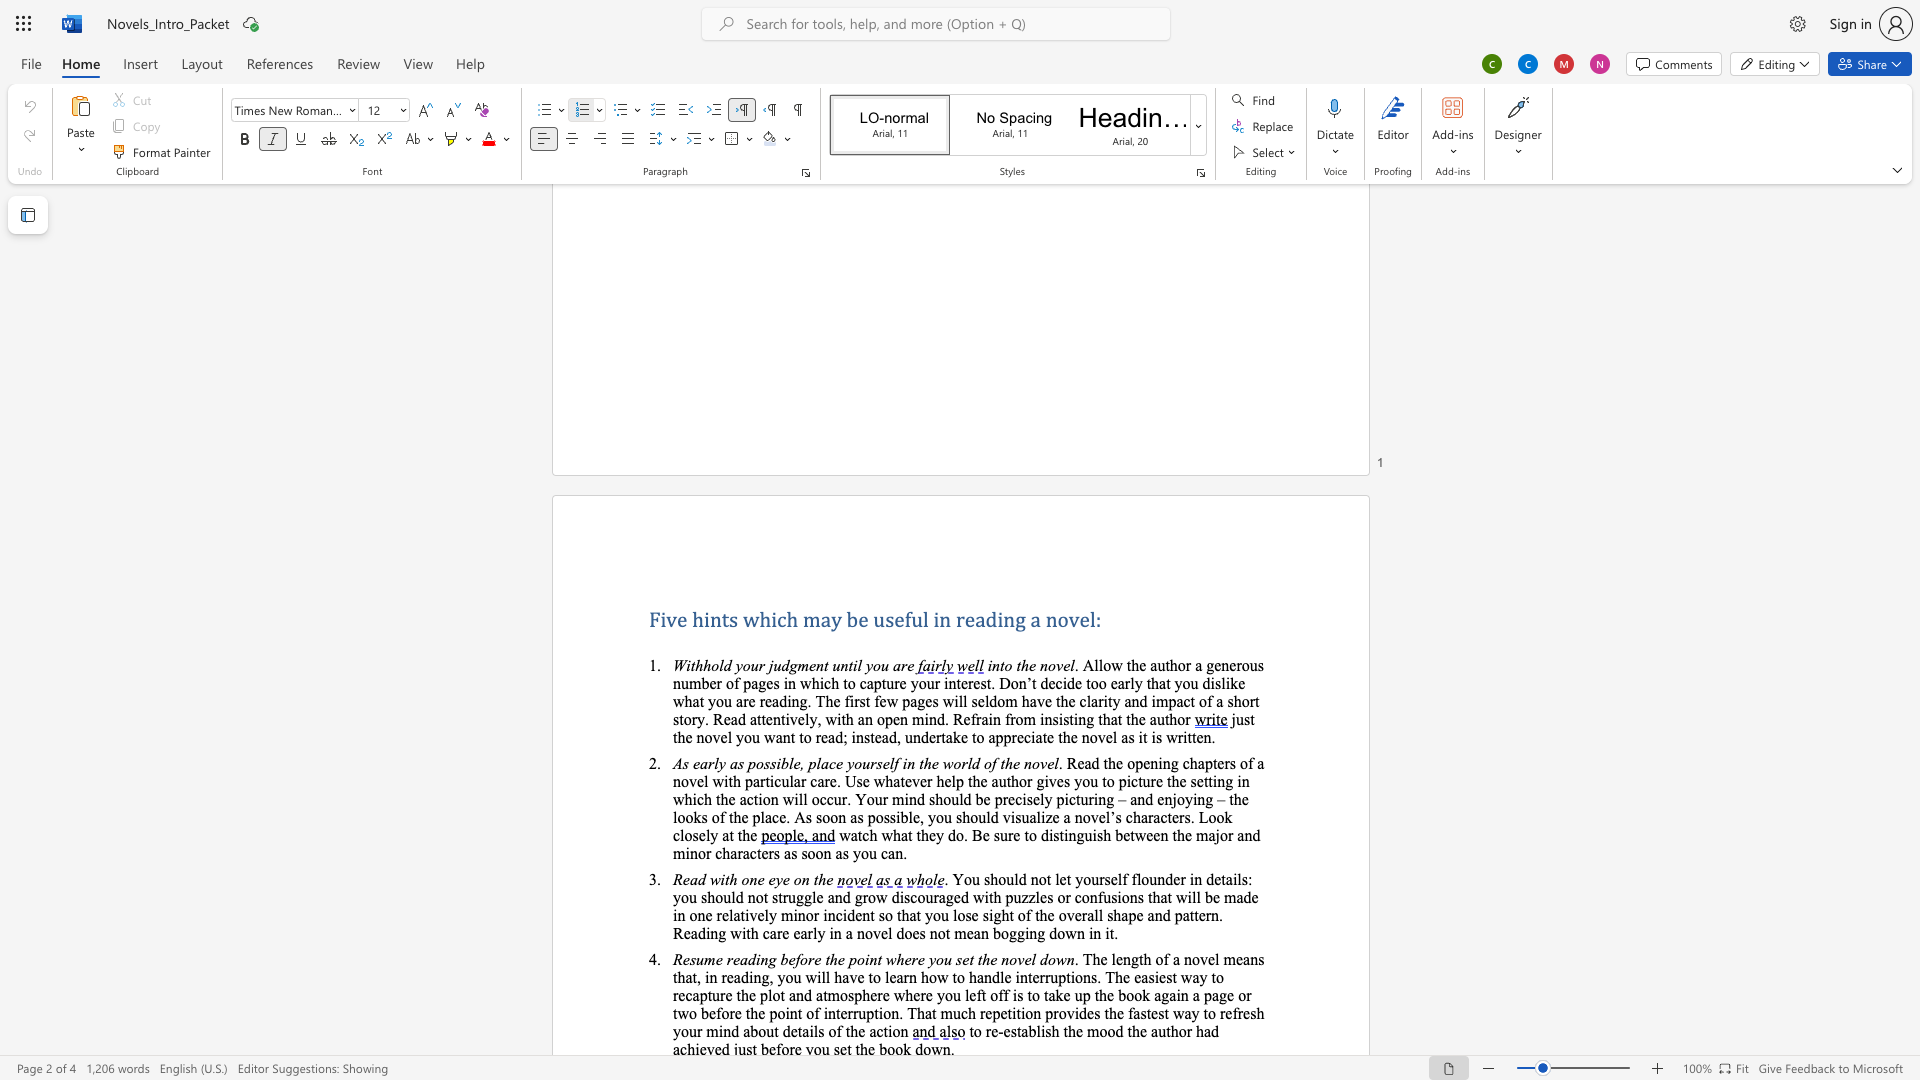  What do you see at coordinates (676, 835) in the screenshot?
I see `the 14th character "c" in the text` at bounding box center [676, 835].